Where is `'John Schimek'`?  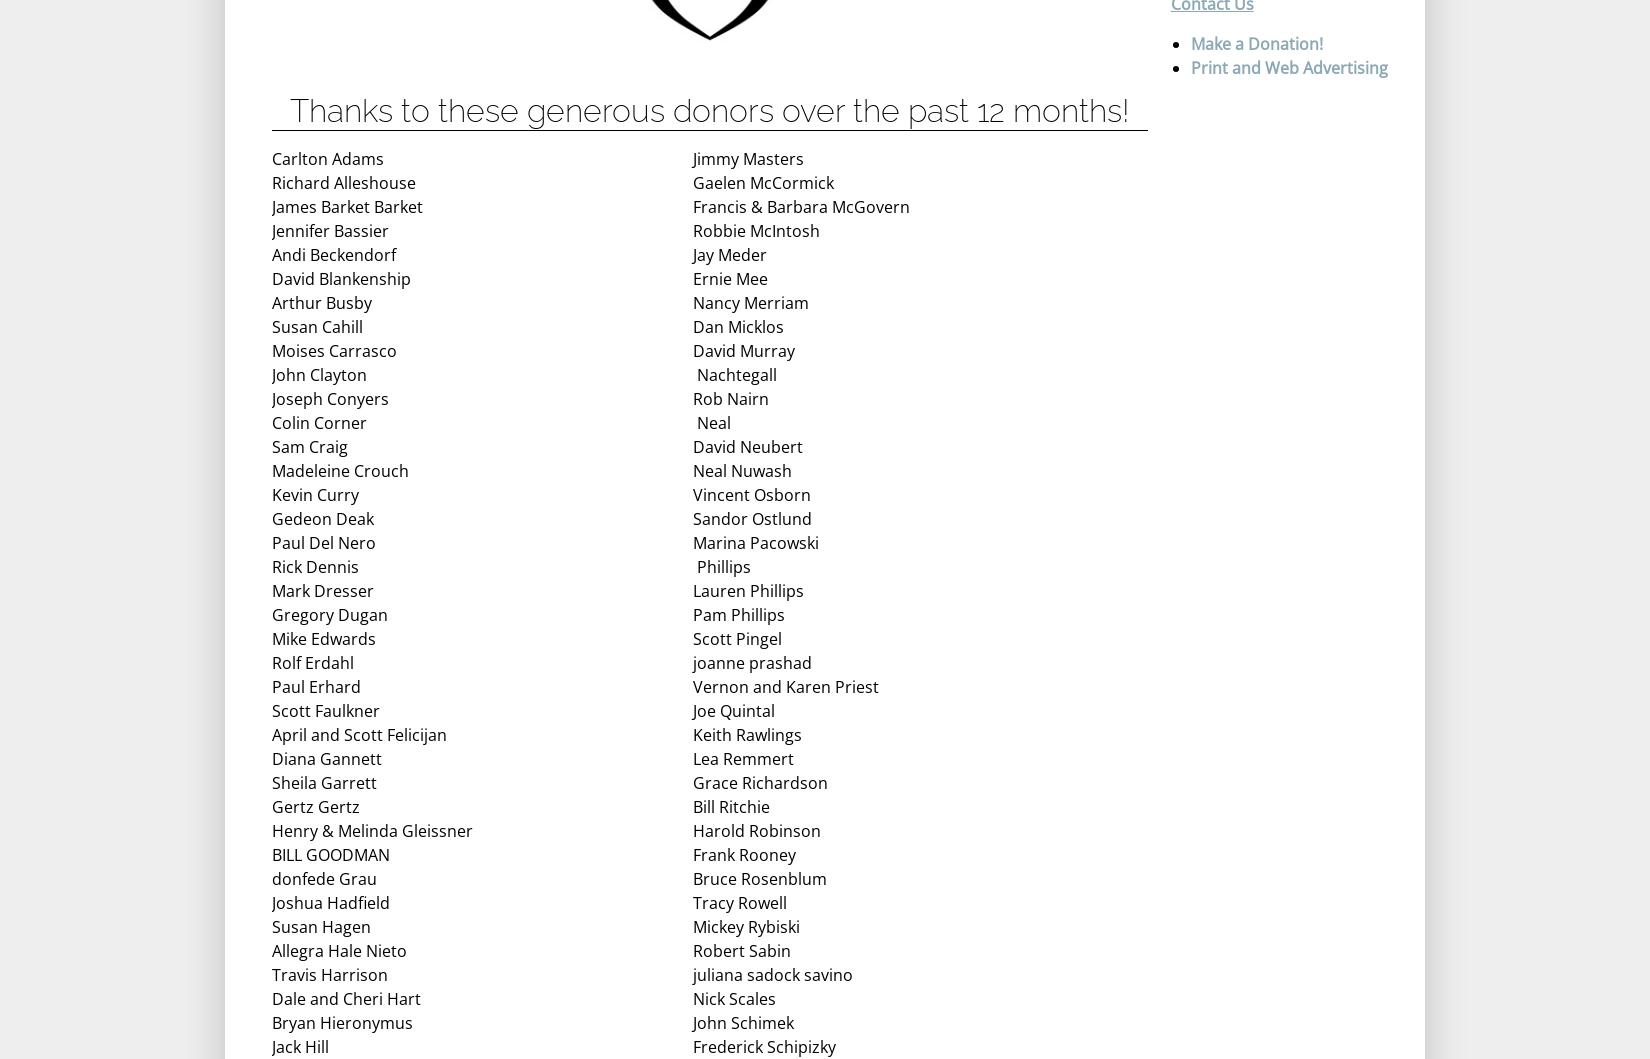 'John Schimek' is located at coordinates (742, 1021).